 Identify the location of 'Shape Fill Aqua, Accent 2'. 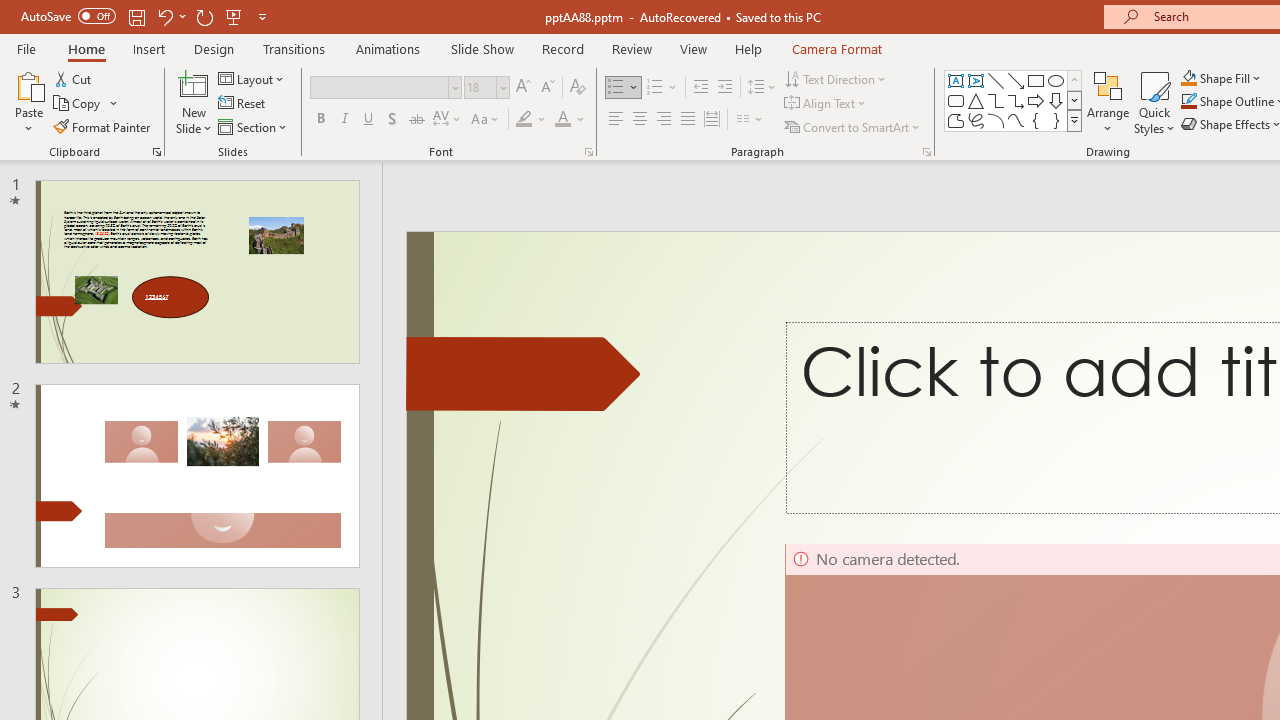
(1189, 77).